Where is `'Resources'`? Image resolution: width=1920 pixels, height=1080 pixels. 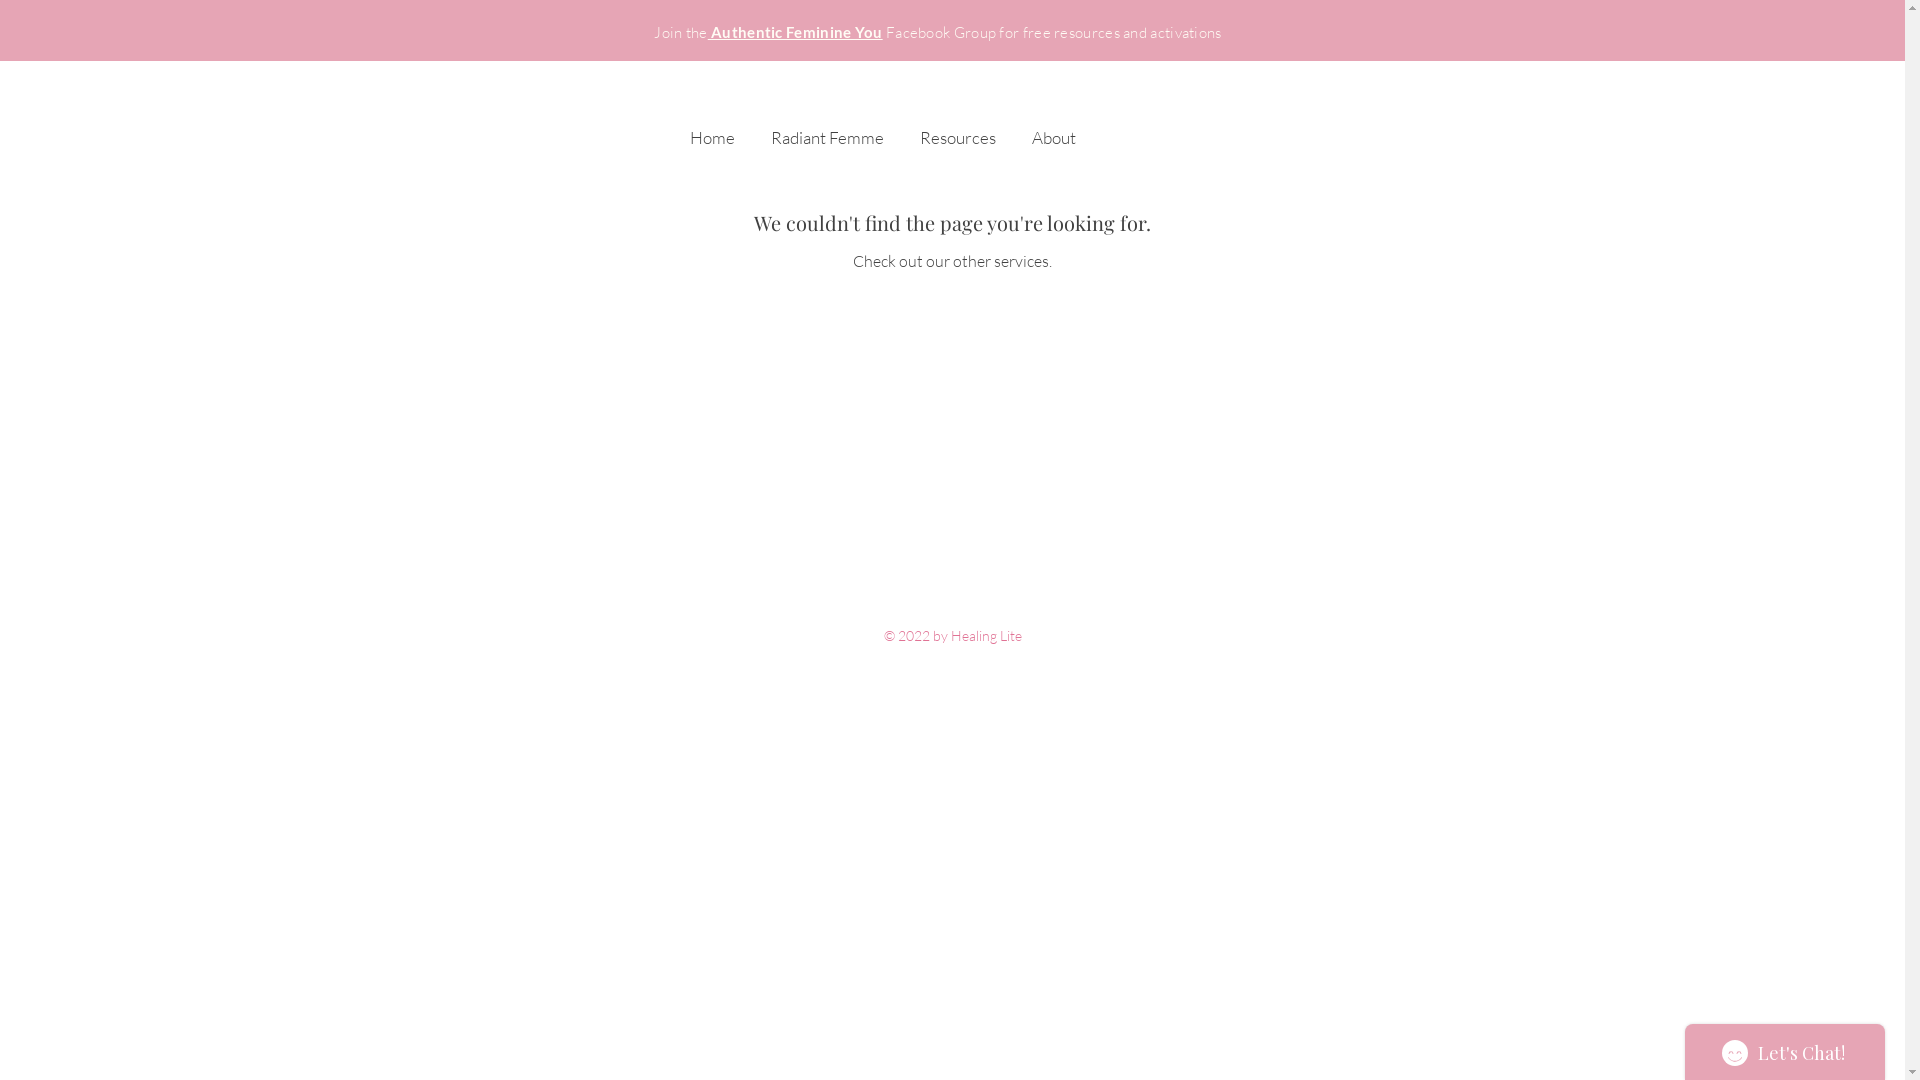 'Resources' is located at coordinates (901, 128).